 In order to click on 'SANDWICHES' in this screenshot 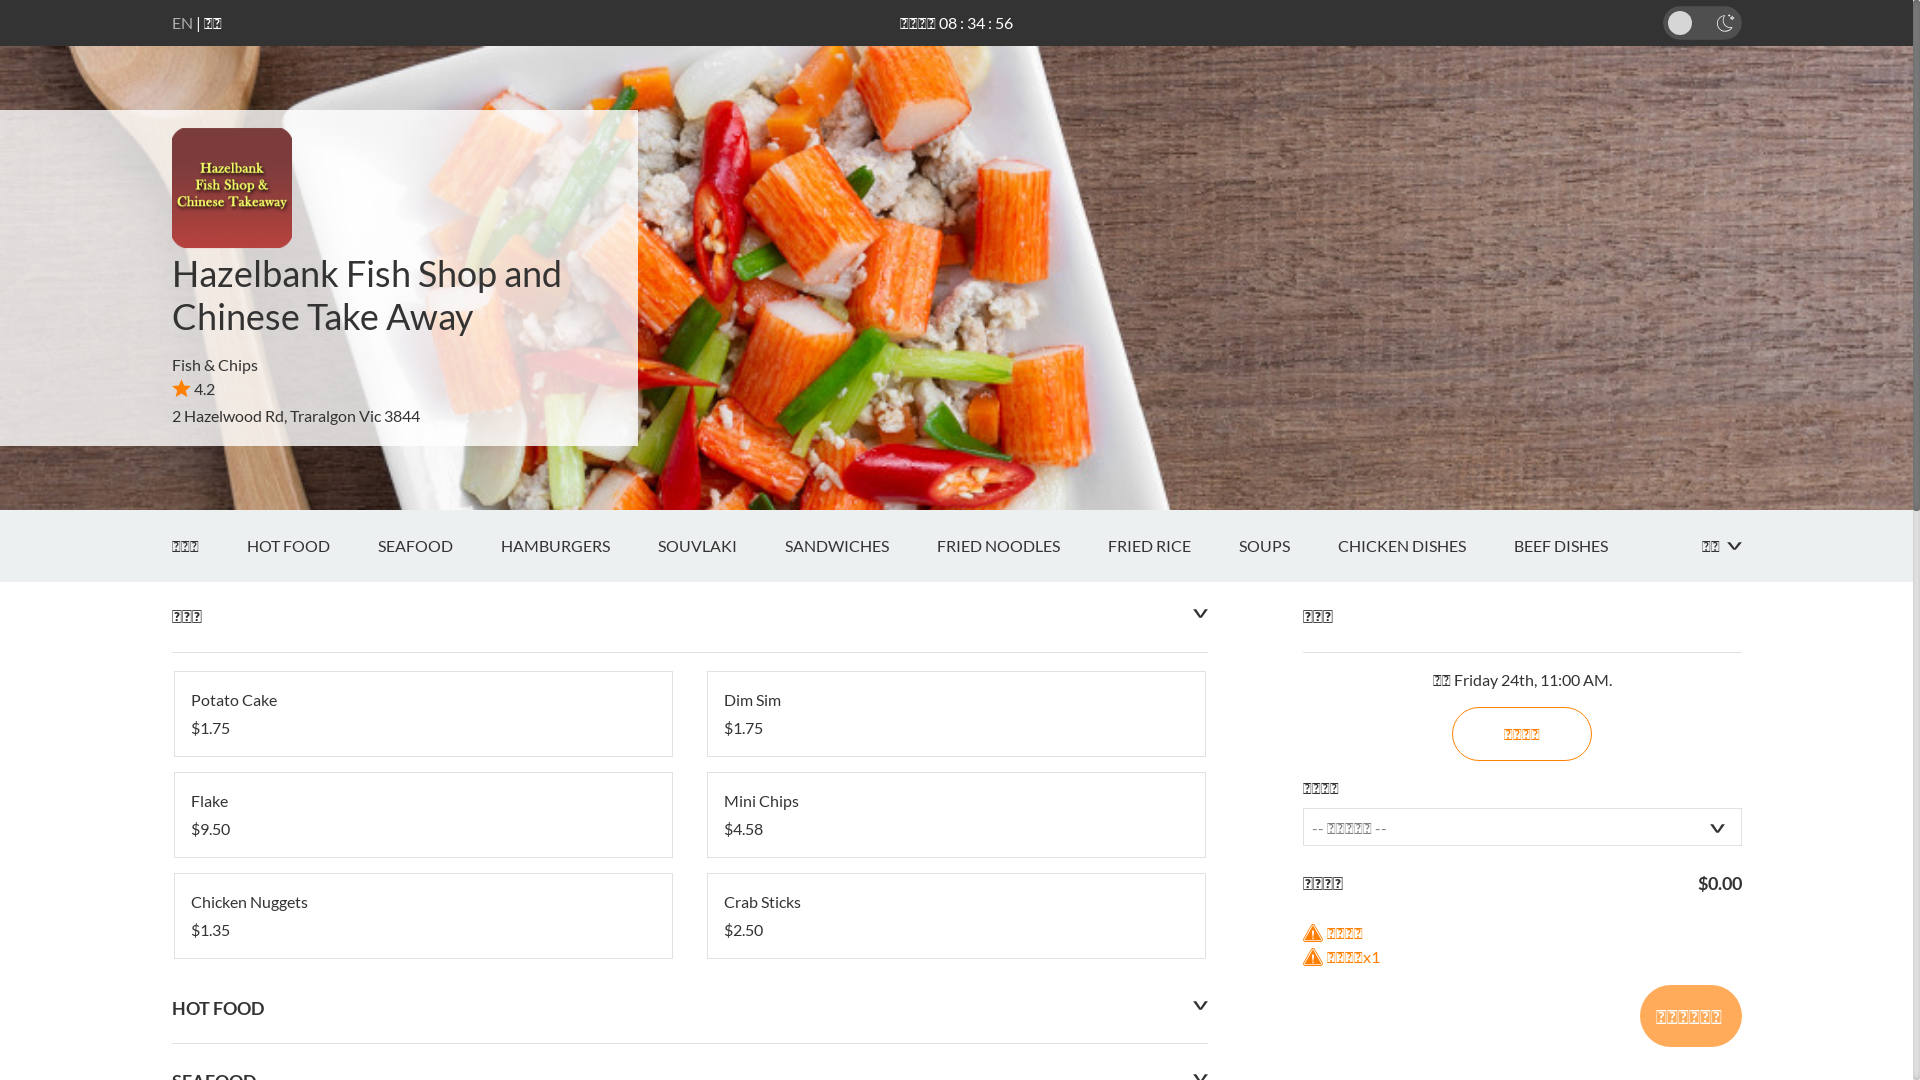, I will do `click(859, 546)`.